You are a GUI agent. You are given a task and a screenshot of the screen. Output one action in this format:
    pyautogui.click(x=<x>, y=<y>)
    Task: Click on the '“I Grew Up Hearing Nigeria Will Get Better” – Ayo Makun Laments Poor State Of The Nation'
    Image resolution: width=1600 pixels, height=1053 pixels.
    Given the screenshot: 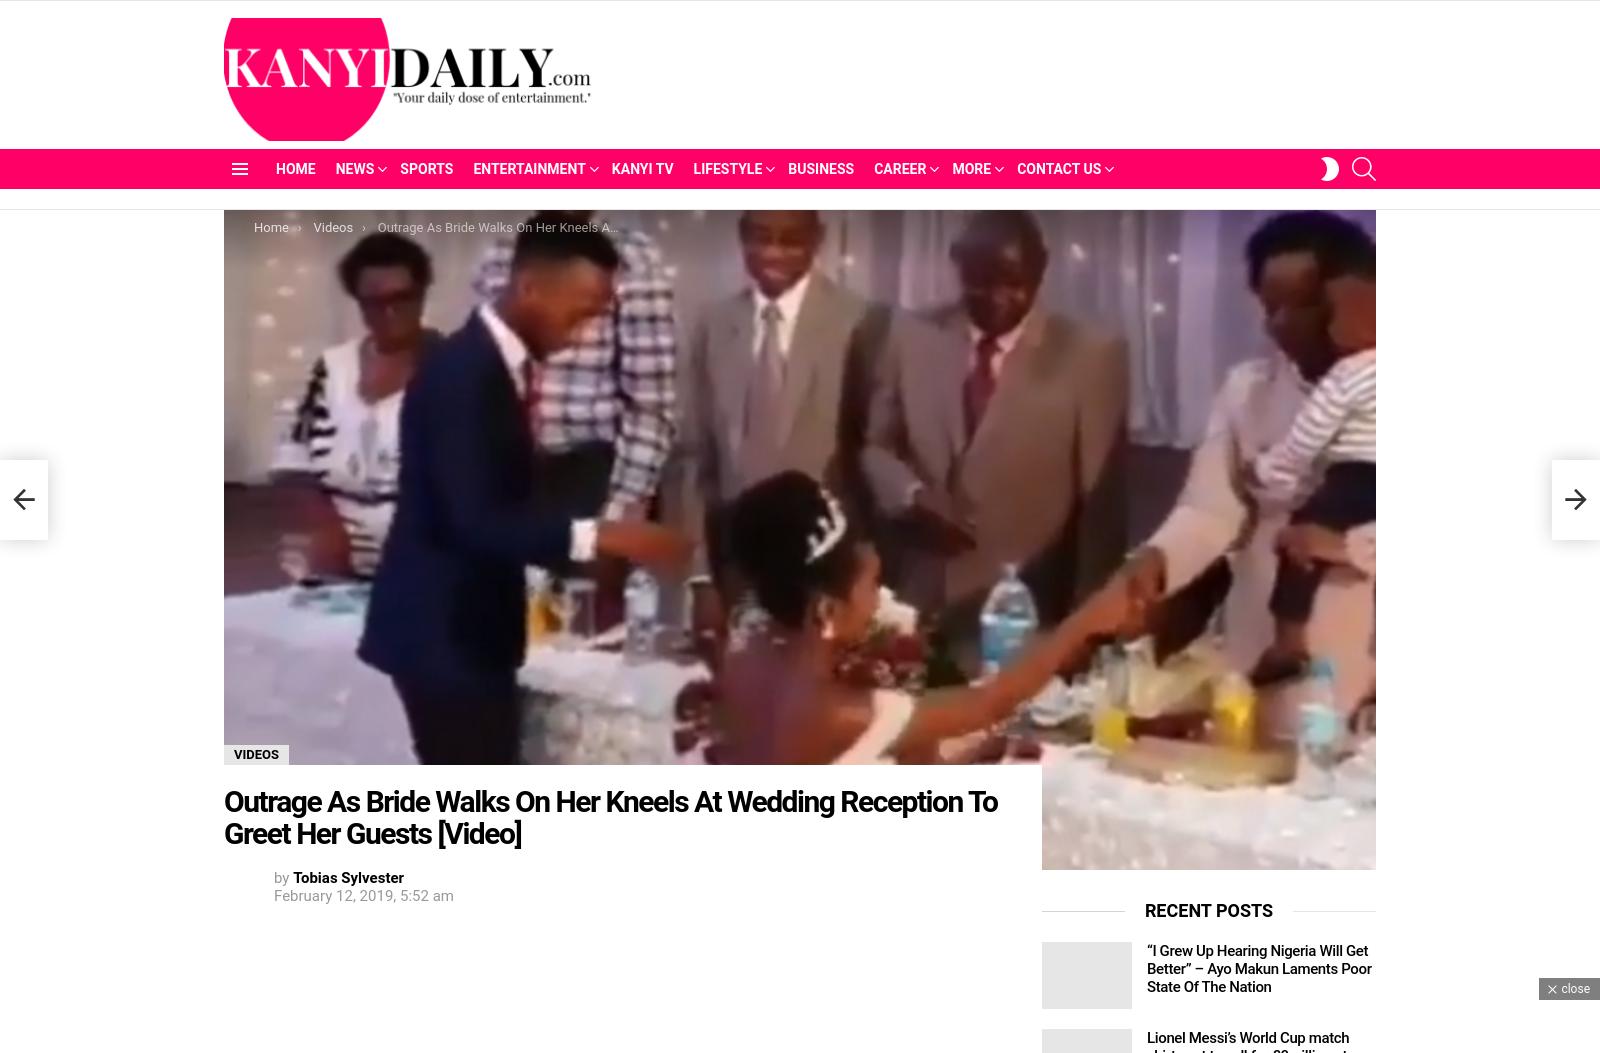 What is the action you would take?
    pyautogui.click(x=1258, y=968)
    